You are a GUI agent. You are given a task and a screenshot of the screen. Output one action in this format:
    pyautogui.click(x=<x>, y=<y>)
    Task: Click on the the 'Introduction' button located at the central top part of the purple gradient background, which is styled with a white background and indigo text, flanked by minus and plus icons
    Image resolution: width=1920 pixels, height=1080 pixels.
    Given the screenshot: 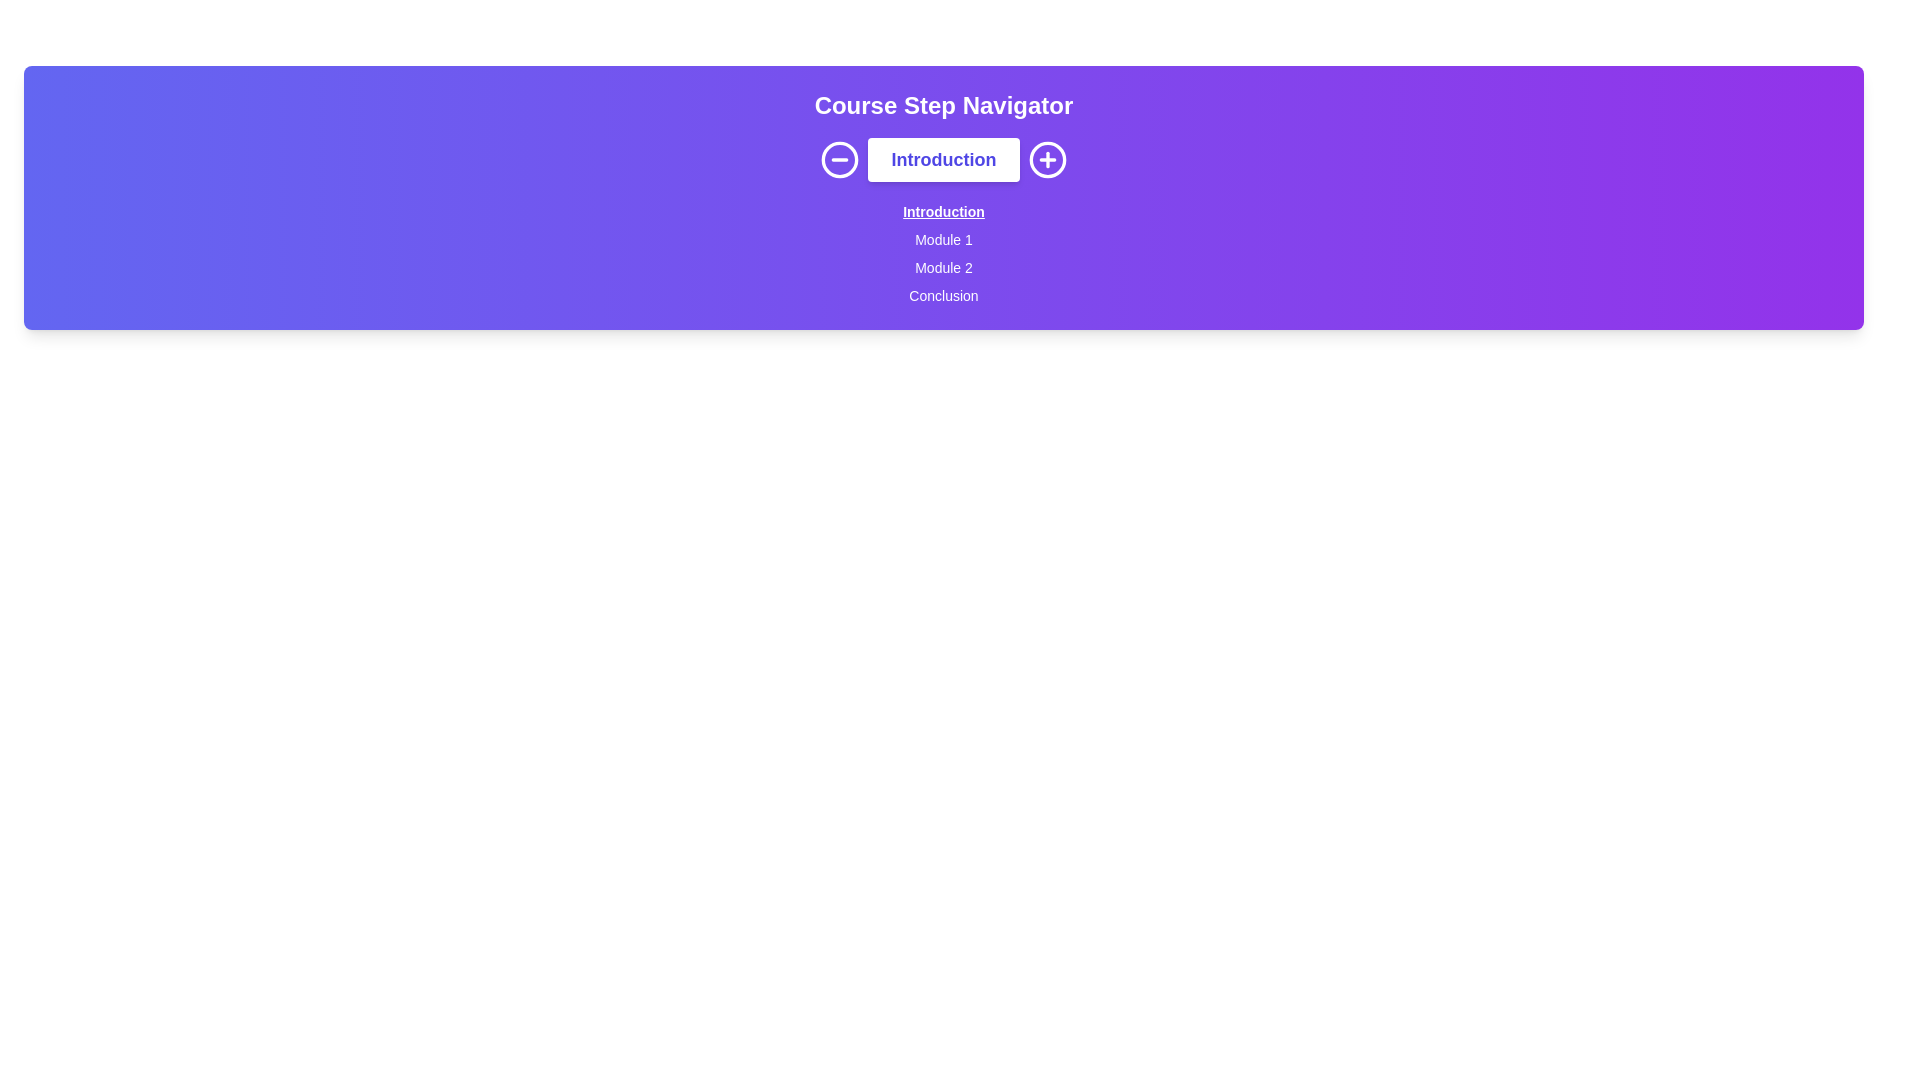 What is the action you would take?
    pyautogui.click(x=943, y=158)
    